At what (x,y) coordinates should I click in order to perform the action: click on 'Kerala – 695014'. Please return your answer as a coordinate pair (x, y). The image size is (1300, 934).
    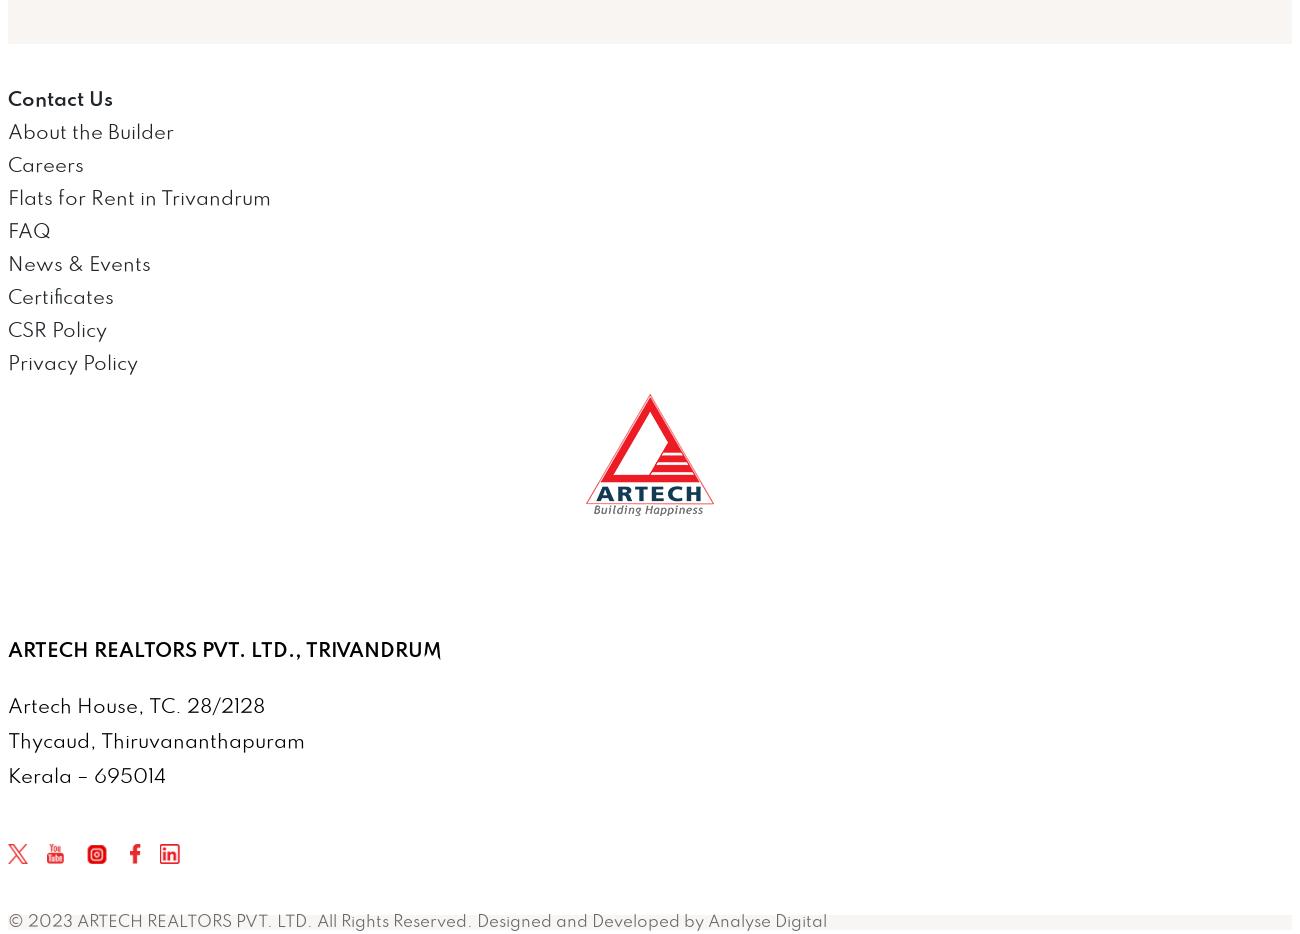
    Looking at the image, I should click on (86, 777).